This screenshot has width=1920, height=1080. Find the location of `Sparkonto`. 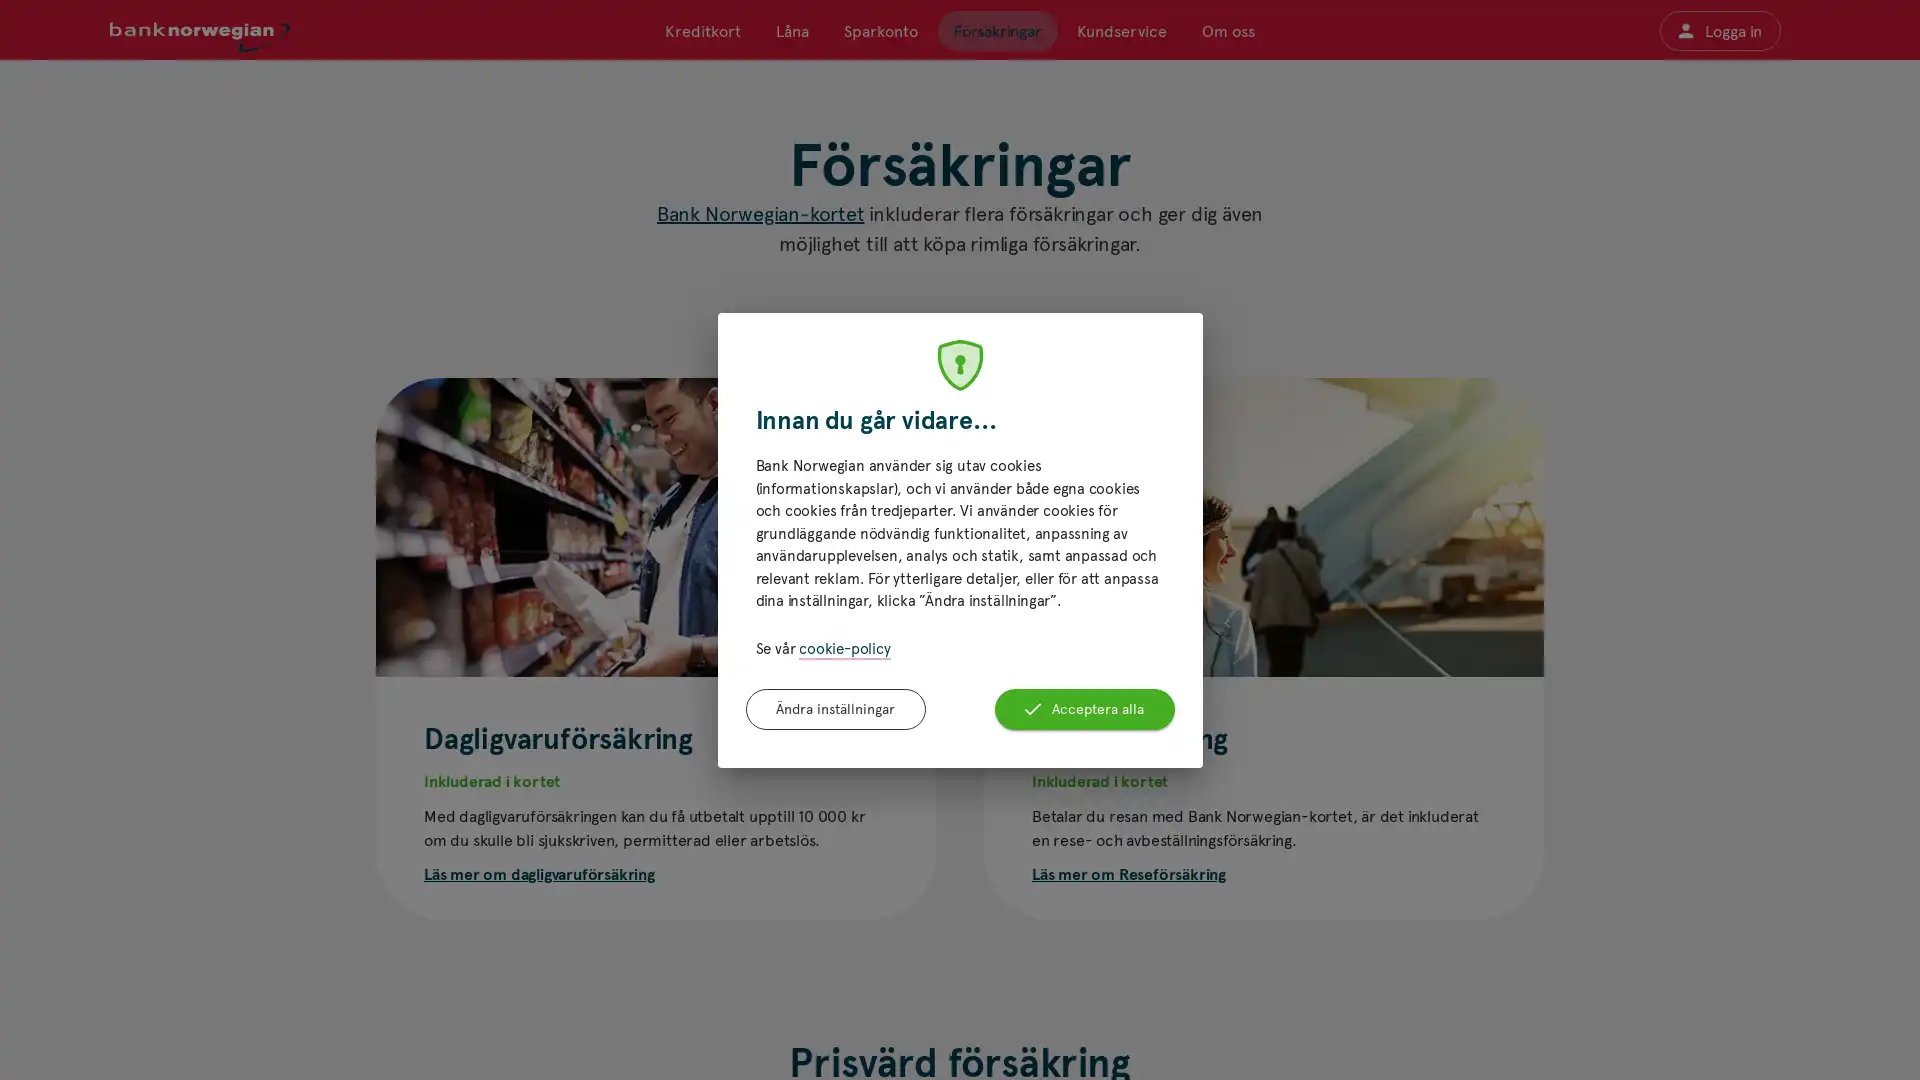

Sparkonto is located at coordinates (880, 30).